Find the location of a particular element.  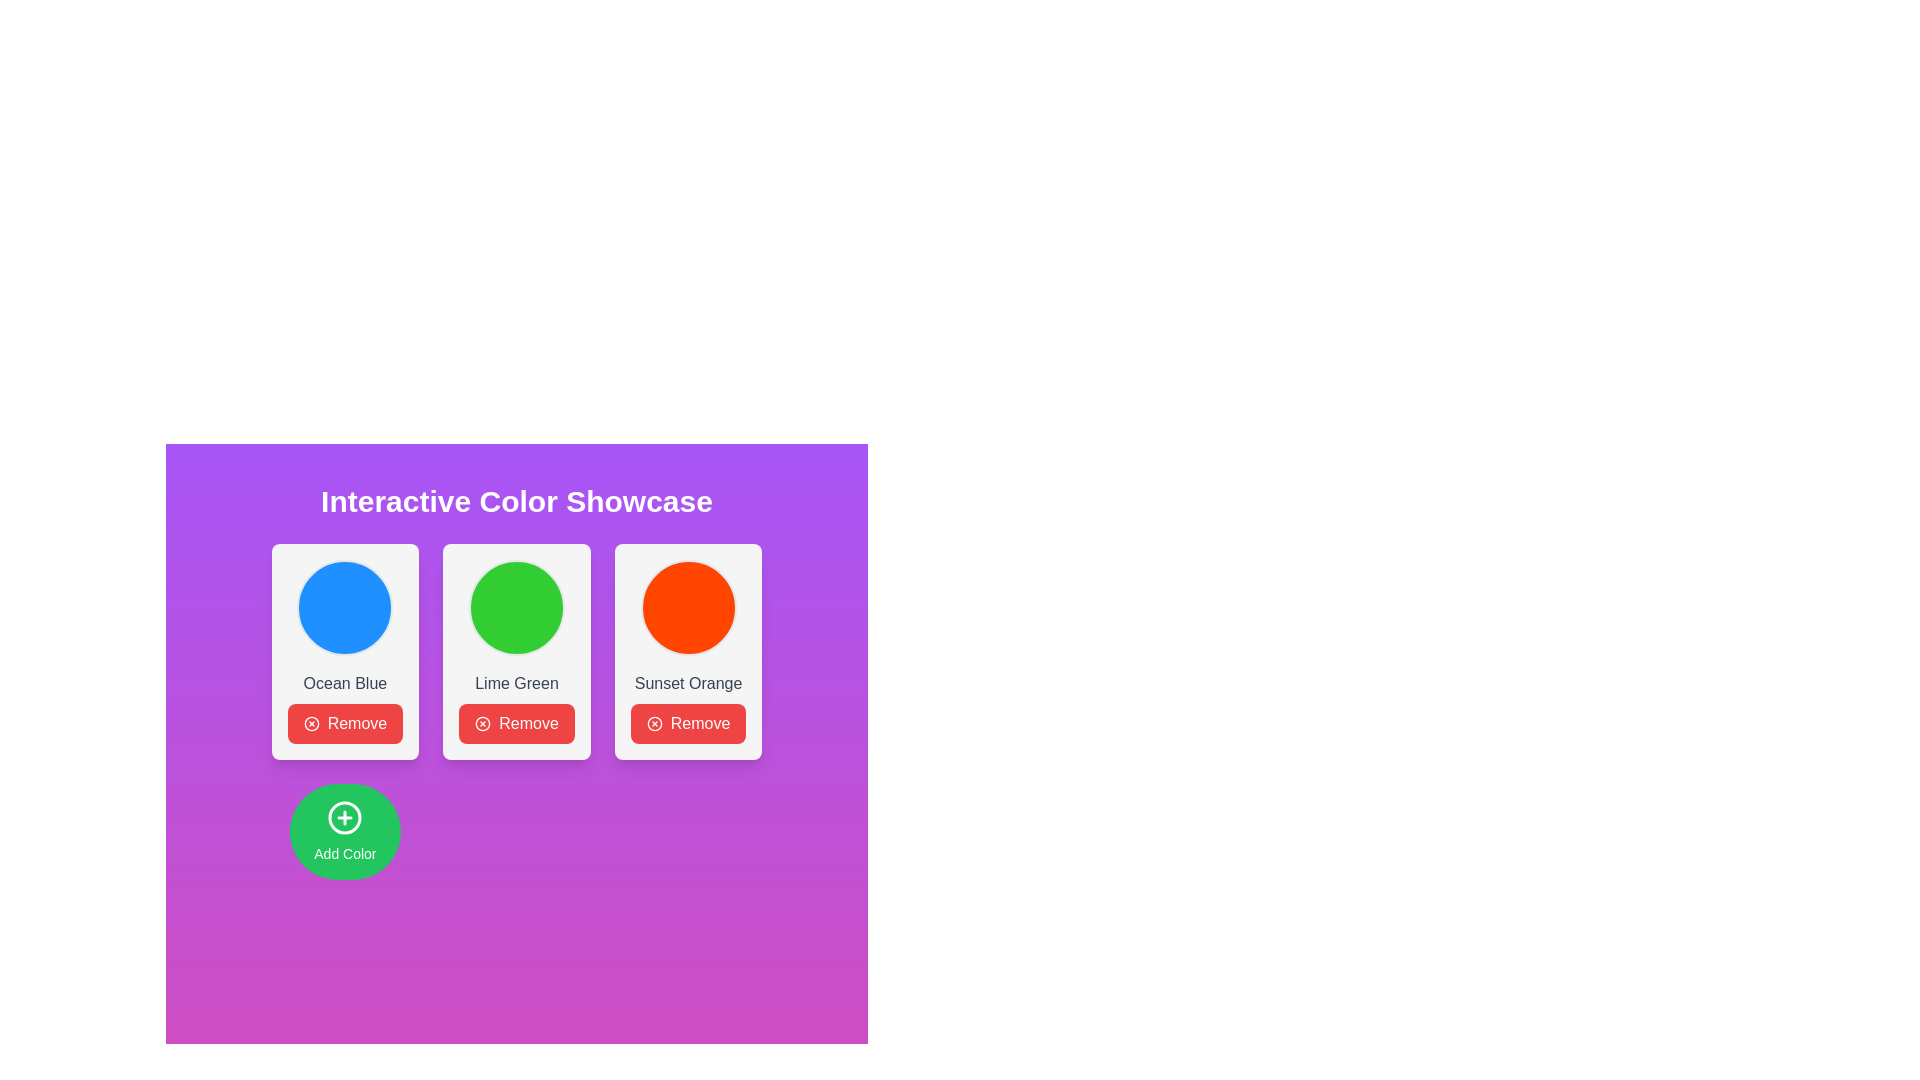

the red button labeled 'Remove' with an 'X' icon, located within the 'Lime Green' card, to activate hover effects is located at coordinates (517, 724).